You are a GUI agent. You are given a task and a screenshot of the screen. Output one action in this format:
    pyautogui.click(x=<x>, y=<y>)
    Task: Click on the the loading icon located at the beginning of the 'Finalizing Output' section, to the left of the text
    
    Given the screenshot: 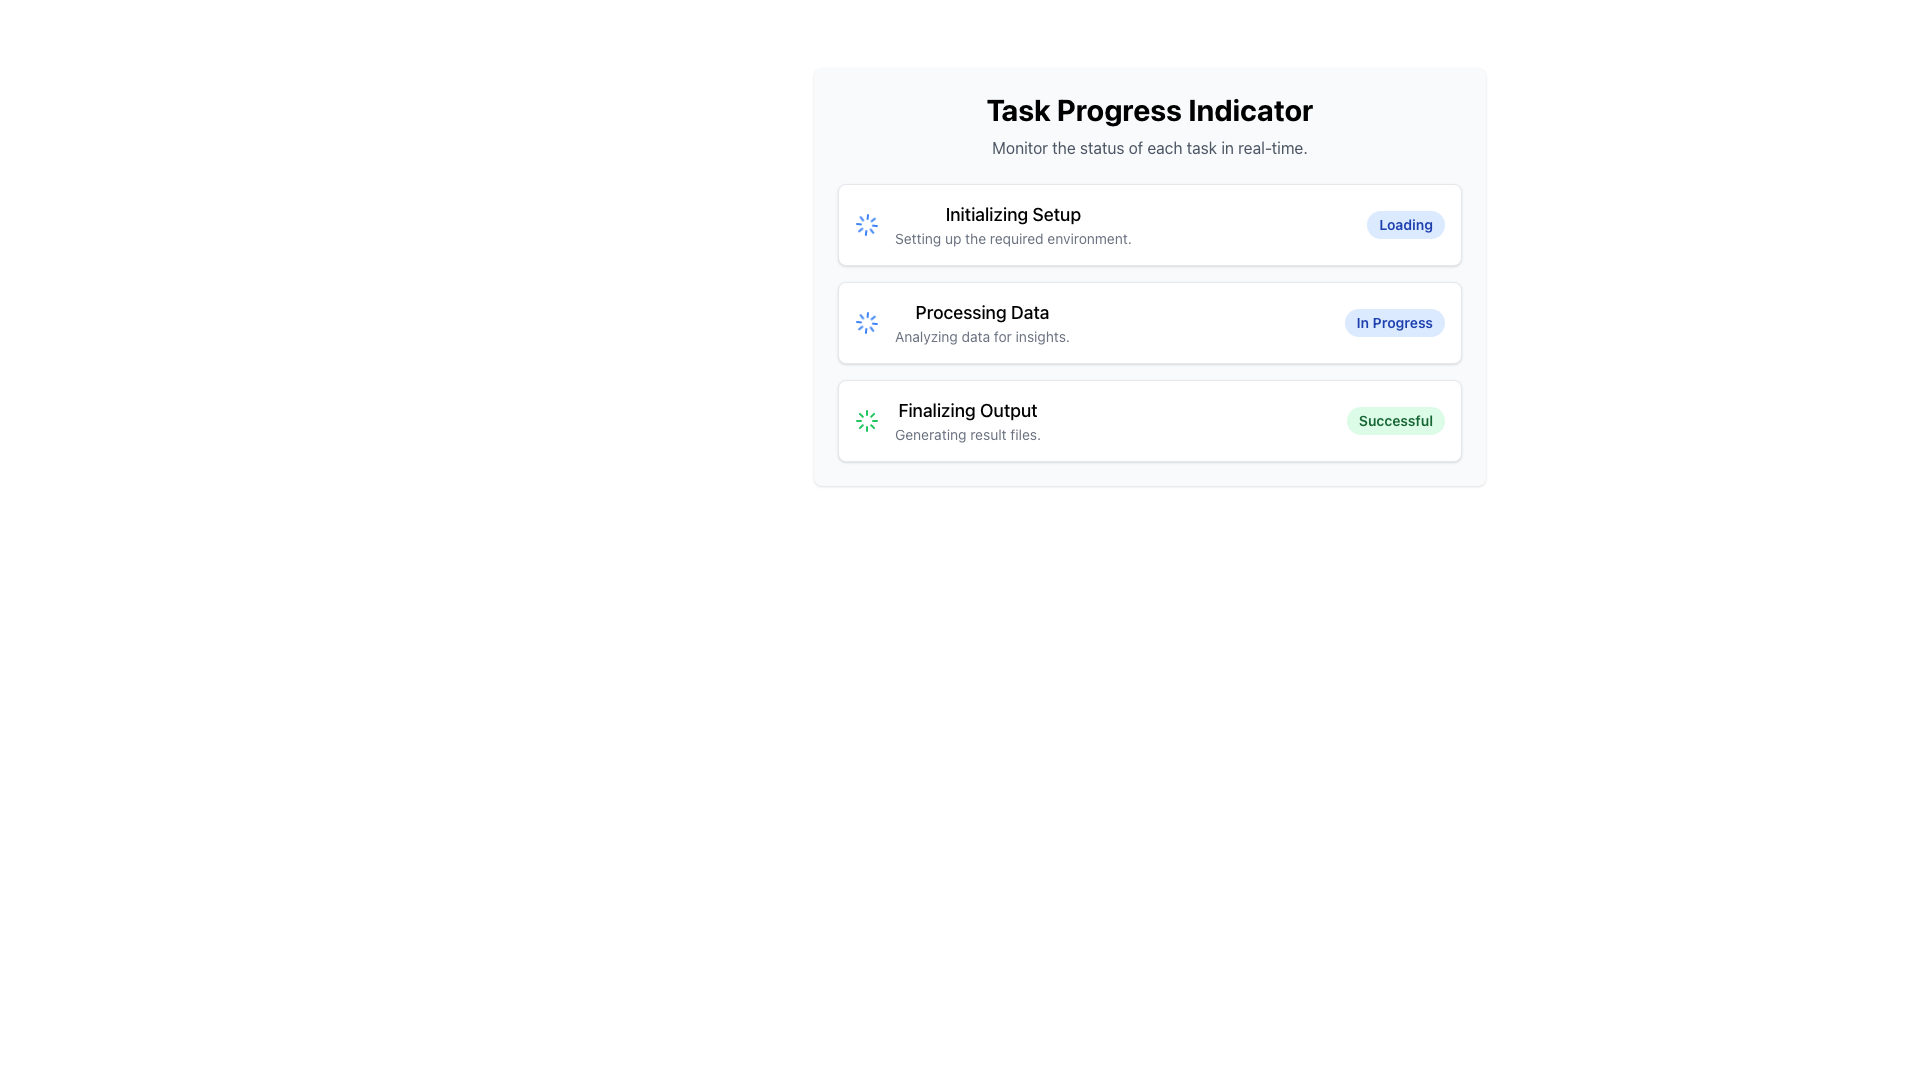 What is the action you would take?
    pyautogui.click(x=867, y=419)
    